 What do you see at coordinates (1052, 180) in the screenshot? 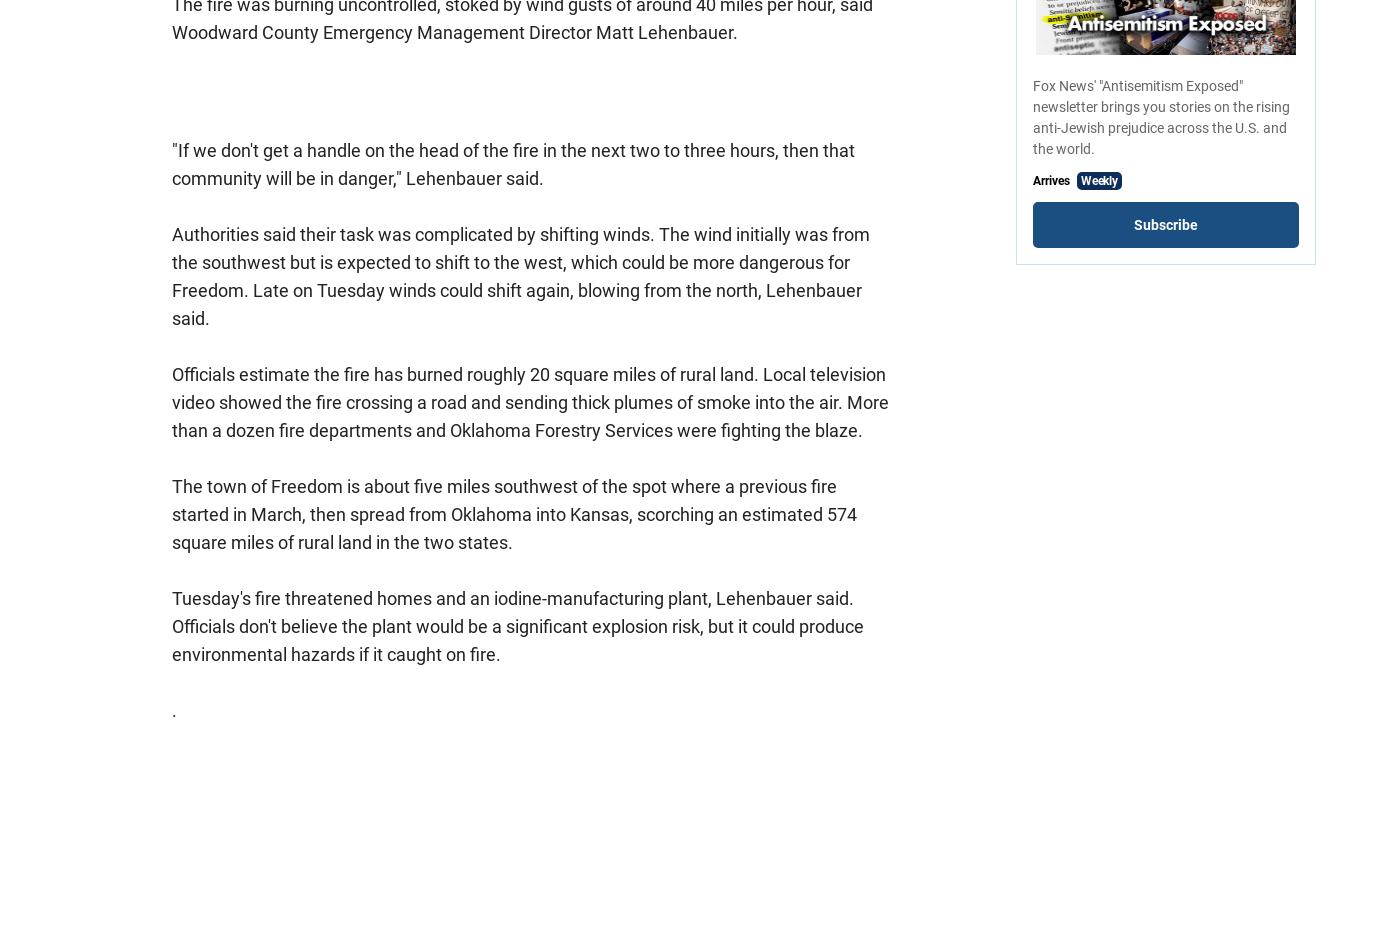
I see `'Arrives'` at bounding box center [1052, 180].